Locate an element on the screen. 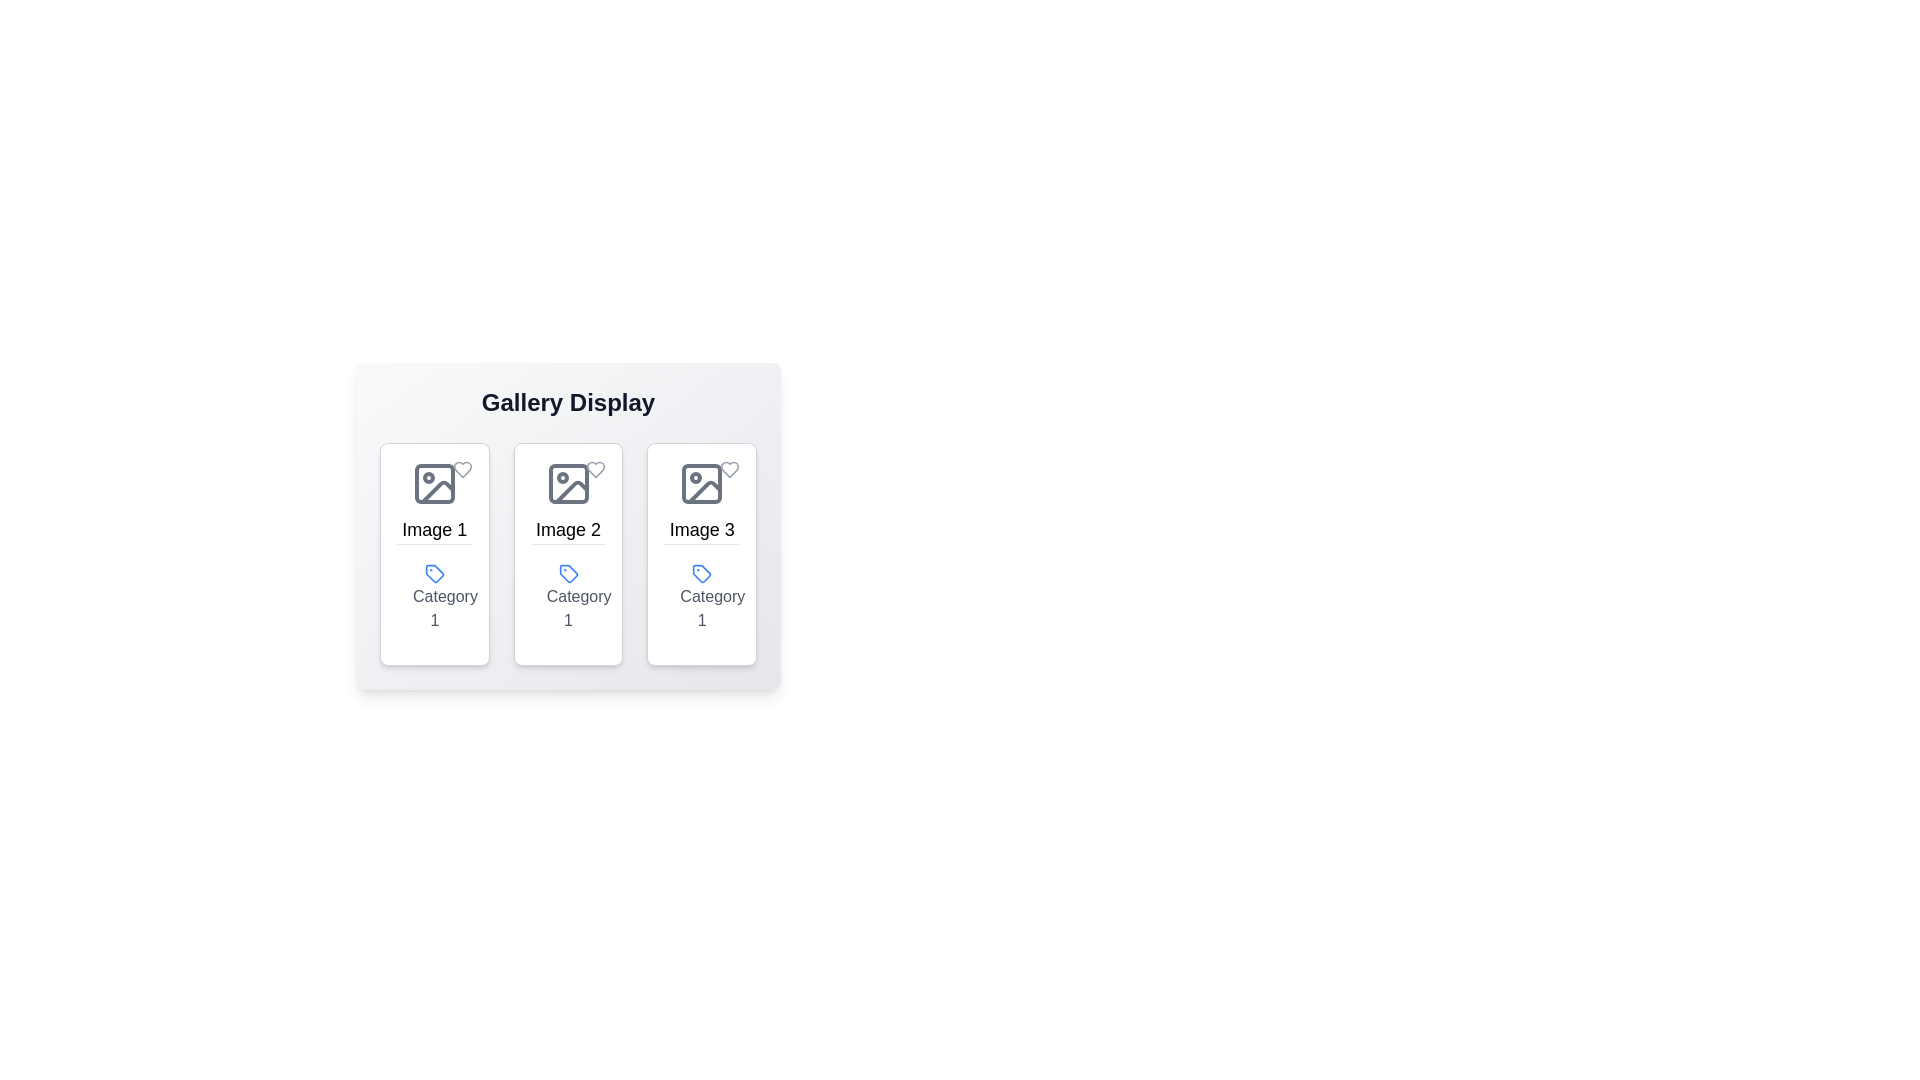 Image resolution: width=1920 pixels, height=1080 pixels. to select the first card-like component in the gallery, which contains an icon and text, serving as a visual representation of an image is located at coordinates (433, 500).